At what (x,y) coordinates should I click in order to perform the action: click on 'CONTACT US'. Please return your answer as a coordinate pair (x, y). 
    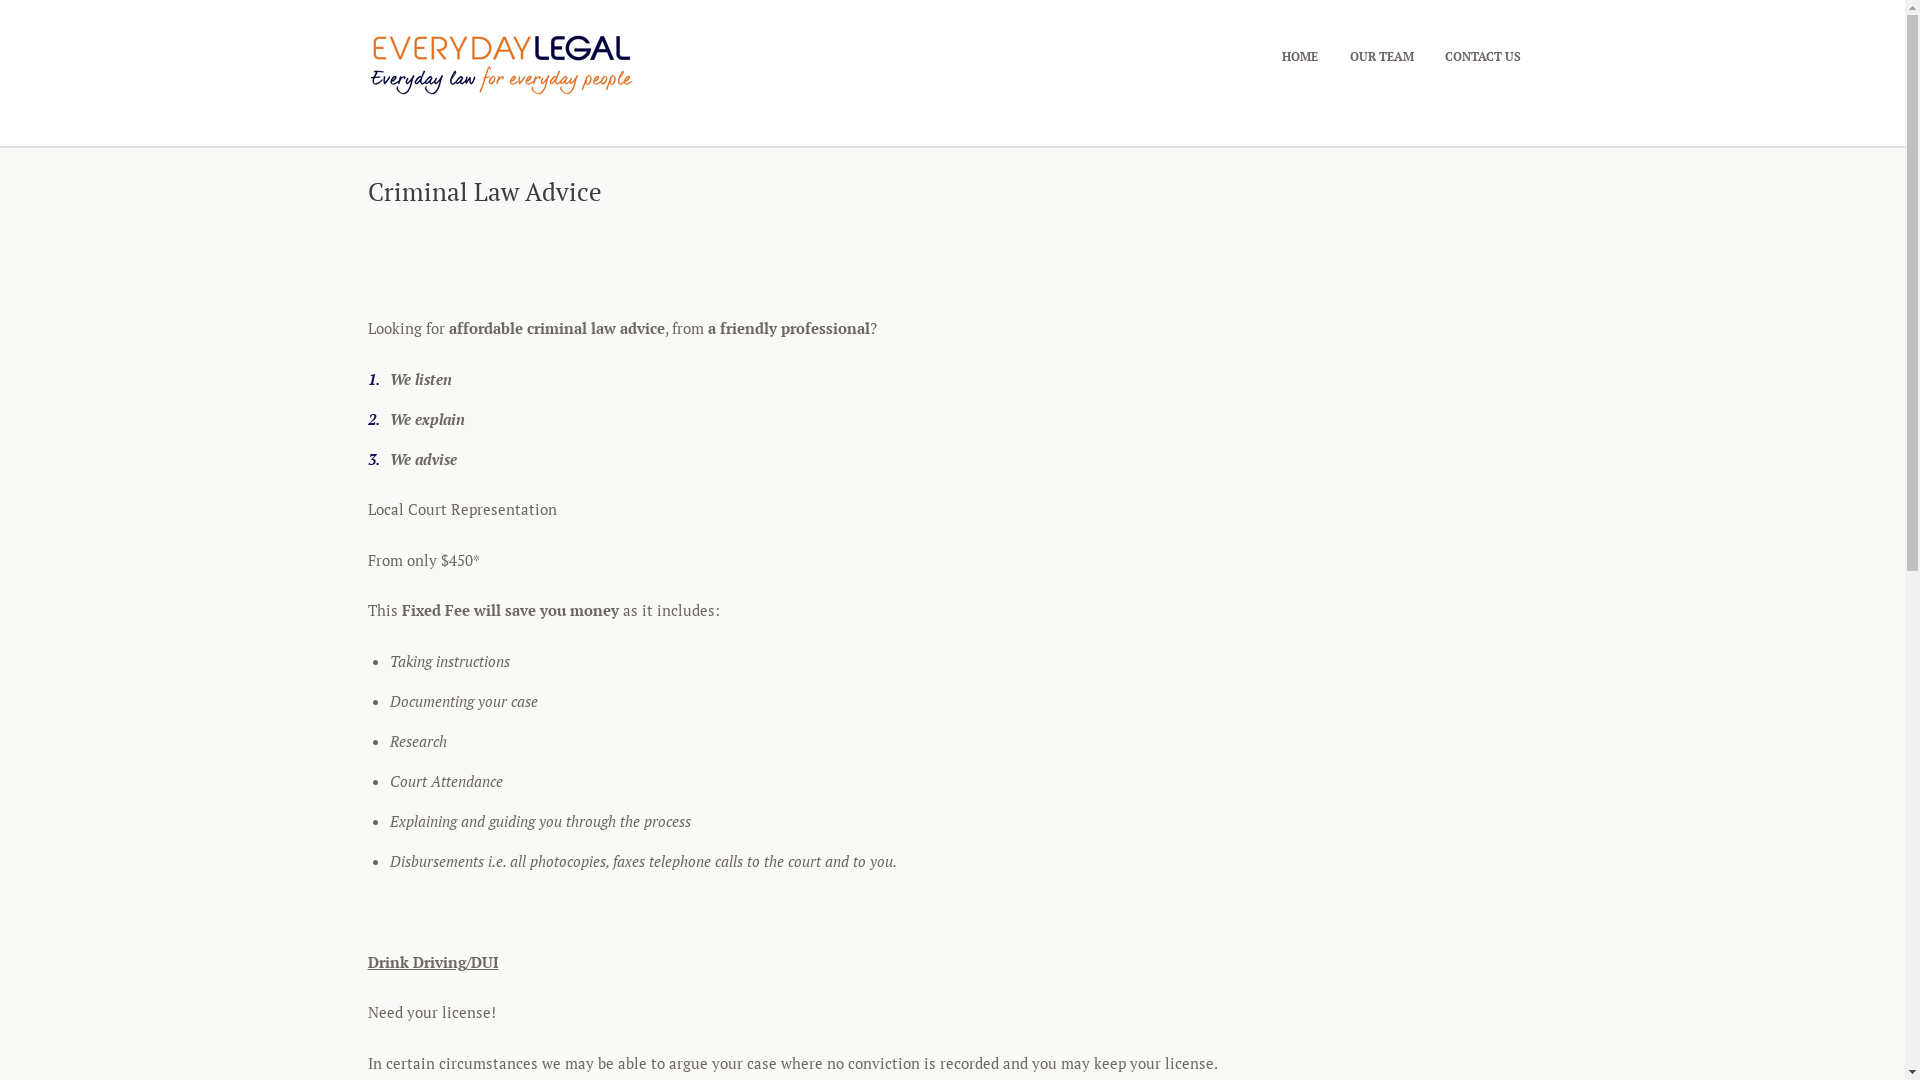
    Looking at the image, I should click on (1482, 55).